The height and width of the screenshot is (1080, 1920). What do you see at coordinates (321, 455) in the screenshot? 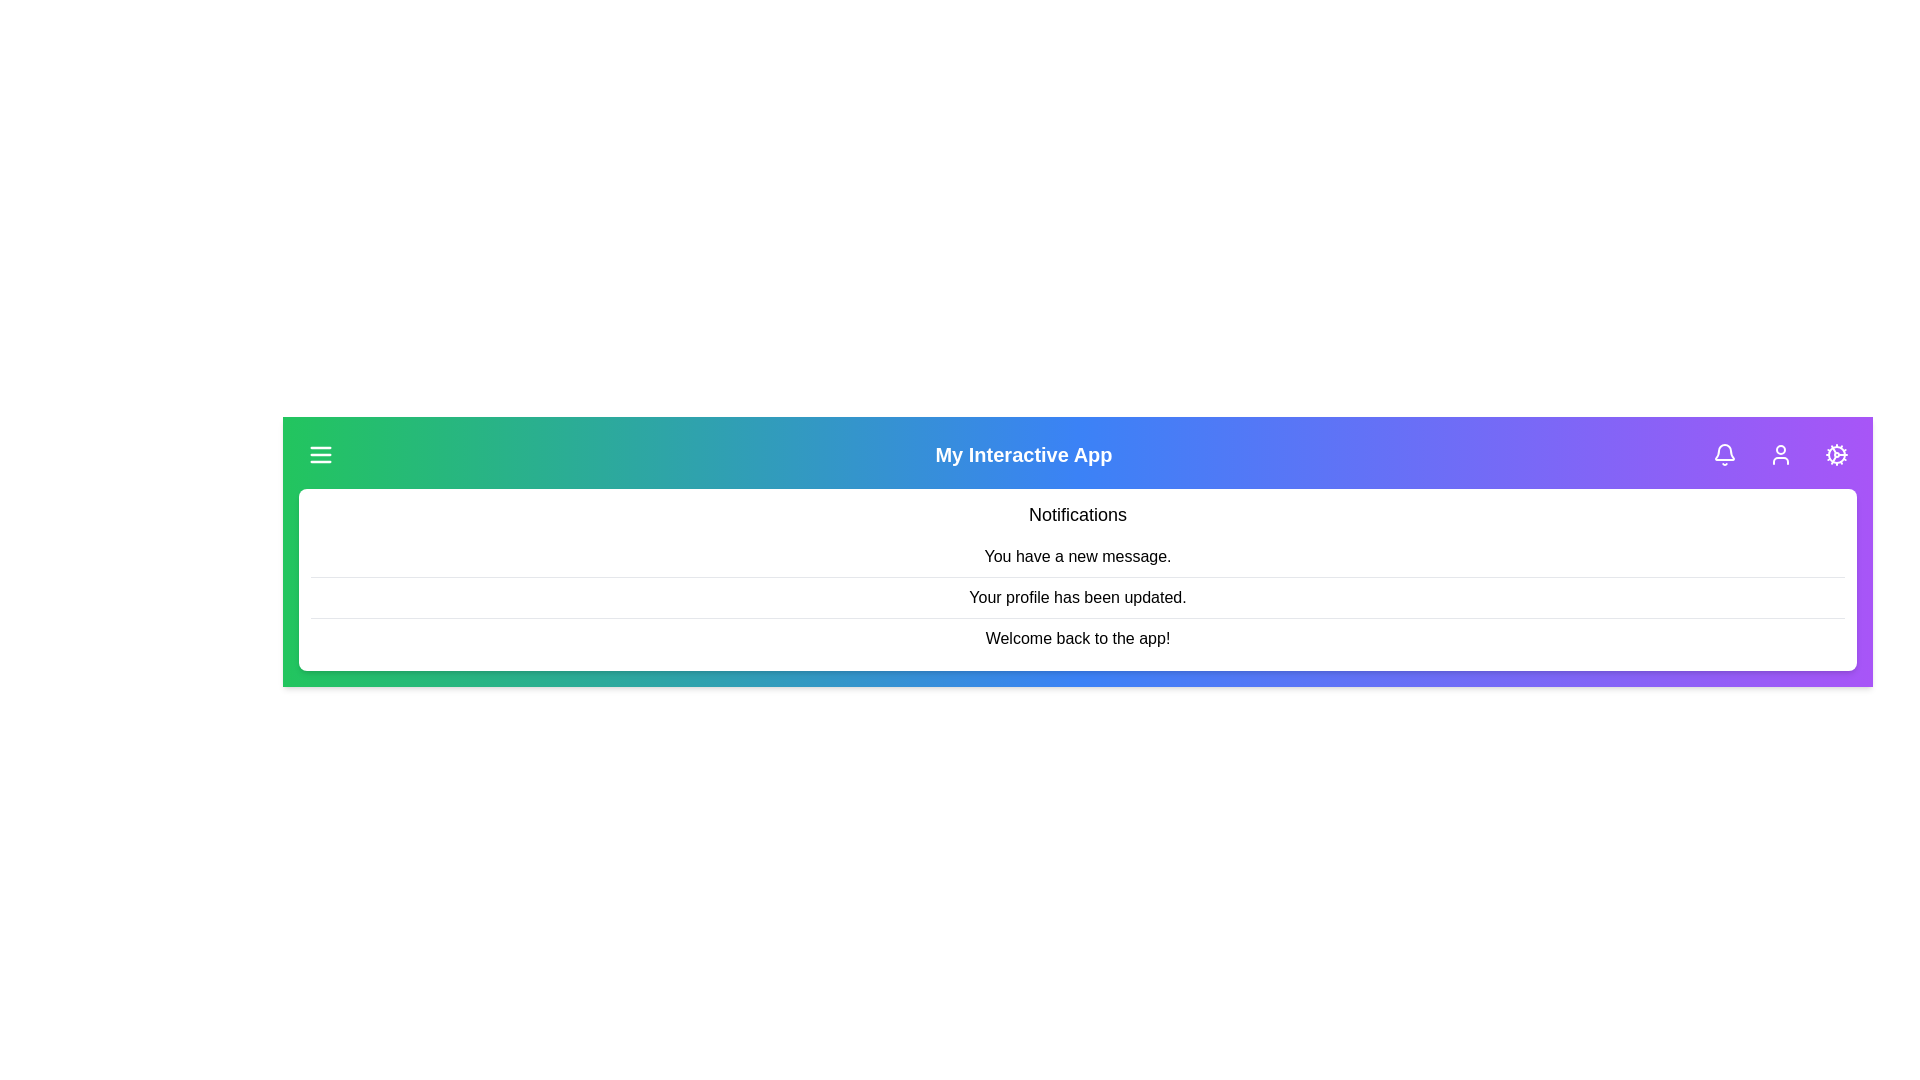
I see `the menu button in the app bar` at bounding box center [321, 455].